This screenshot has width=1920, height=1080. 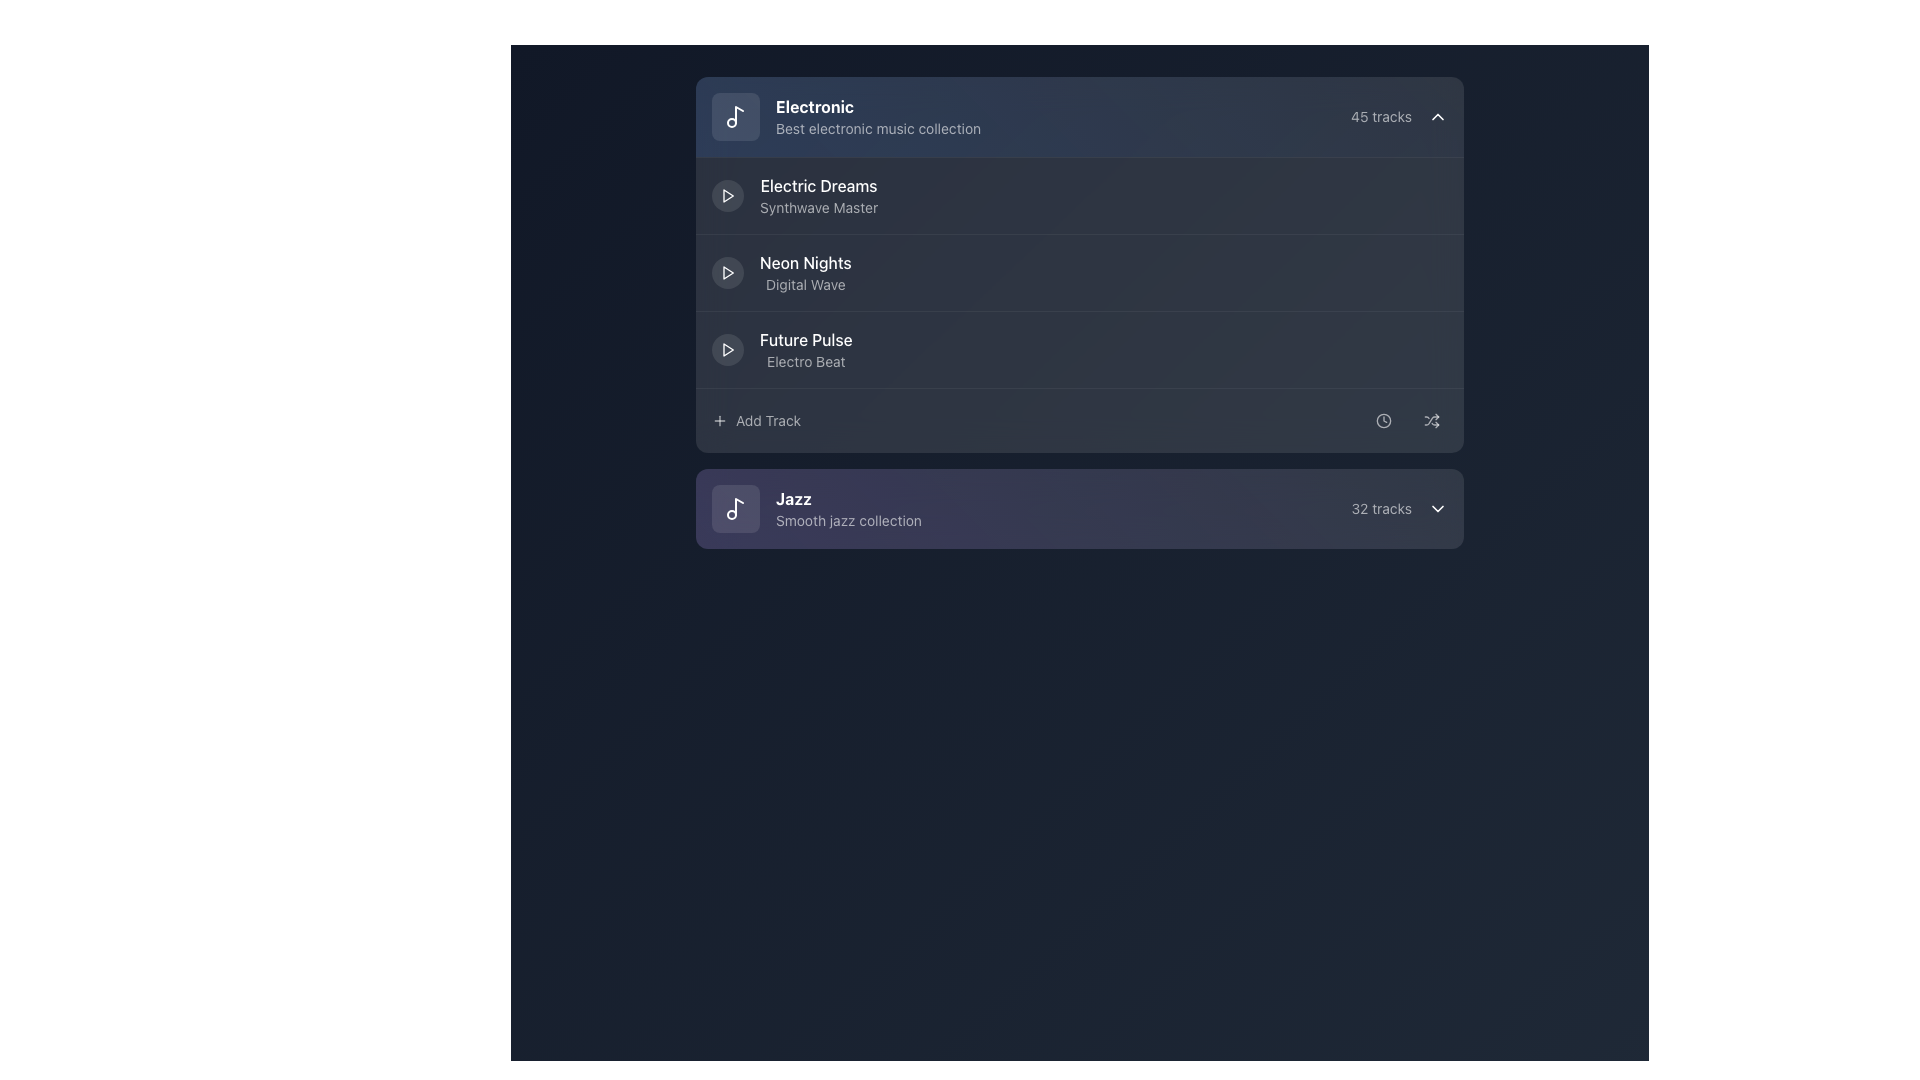 What do you see at coordinates (1382, 419) in the screenshot?
I see `the primary circle of the SVG representation of the clock icon, which is part of the graphical decoration in the 'Electronic' collection group` at bounding box center [1382, 419].